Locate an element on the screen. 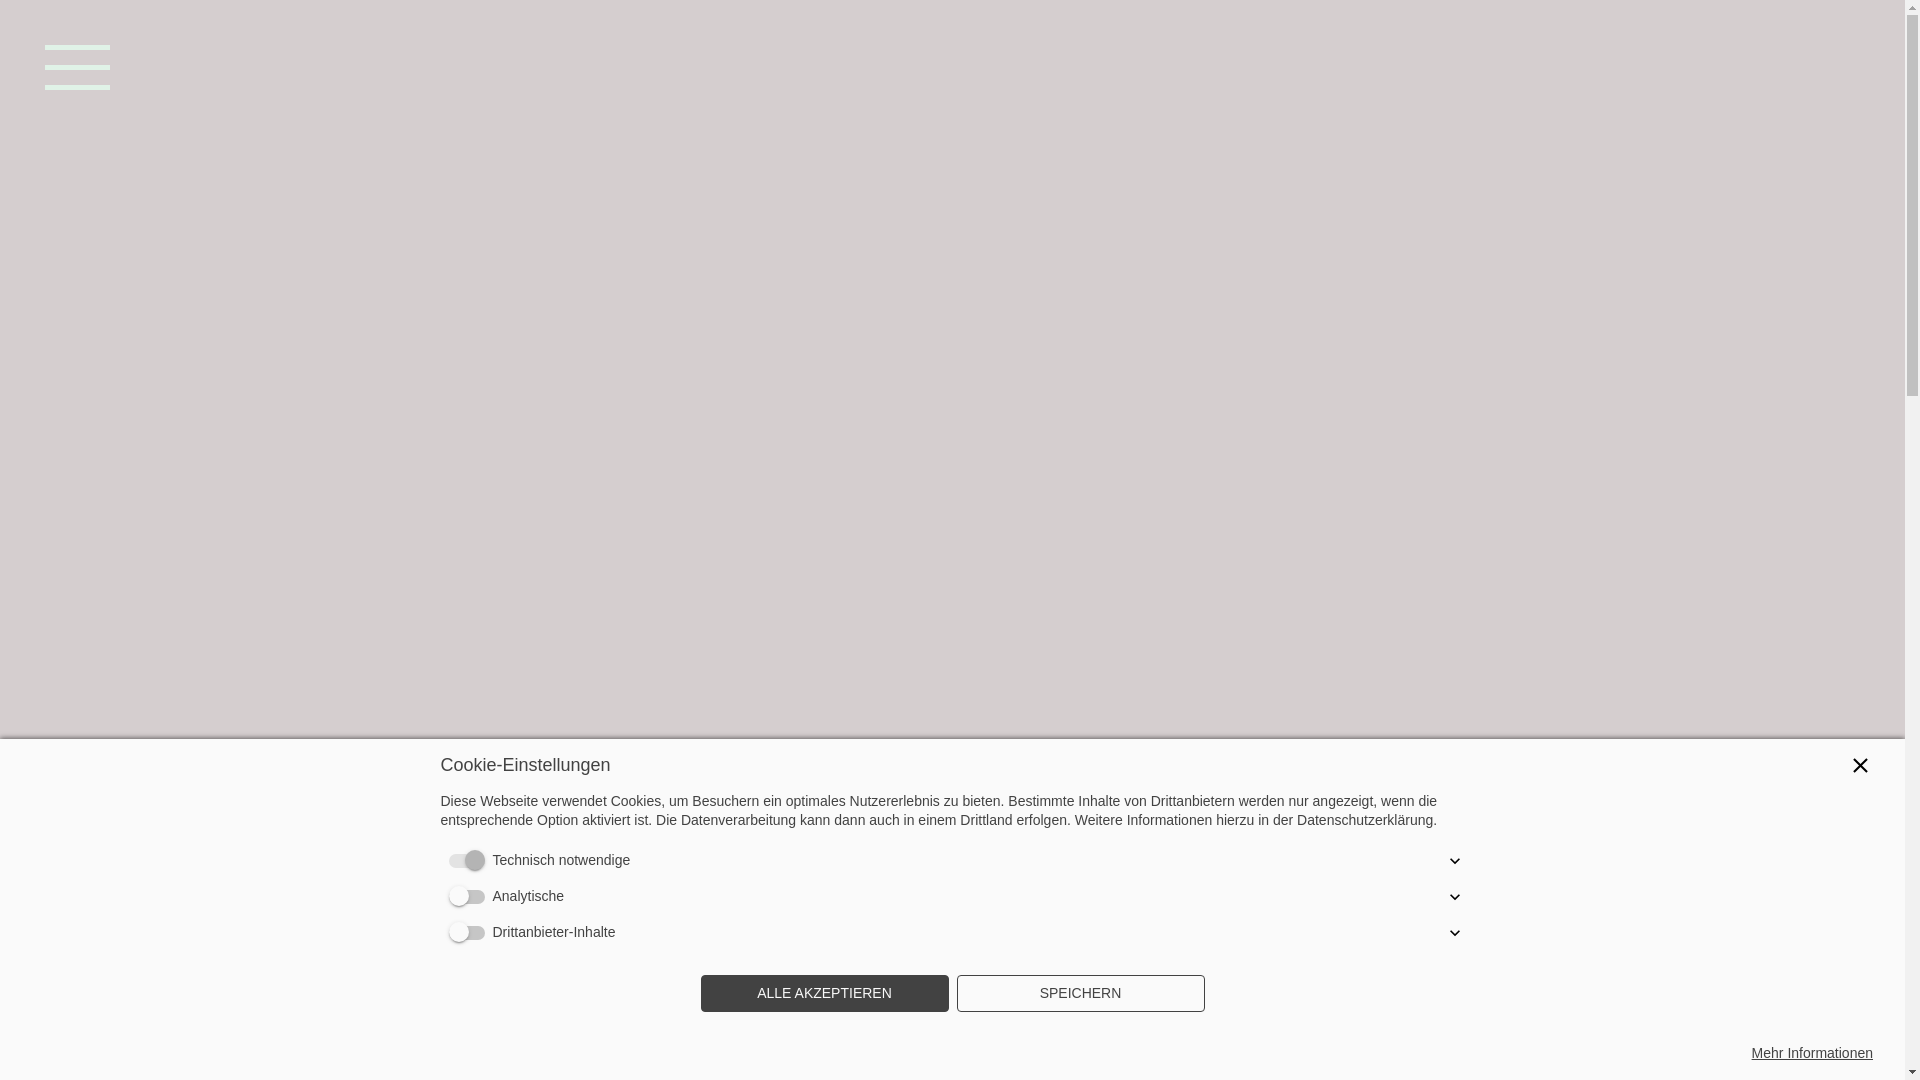  'ALLE AKZEPTIEREN' is located at coordinates (700, 994).